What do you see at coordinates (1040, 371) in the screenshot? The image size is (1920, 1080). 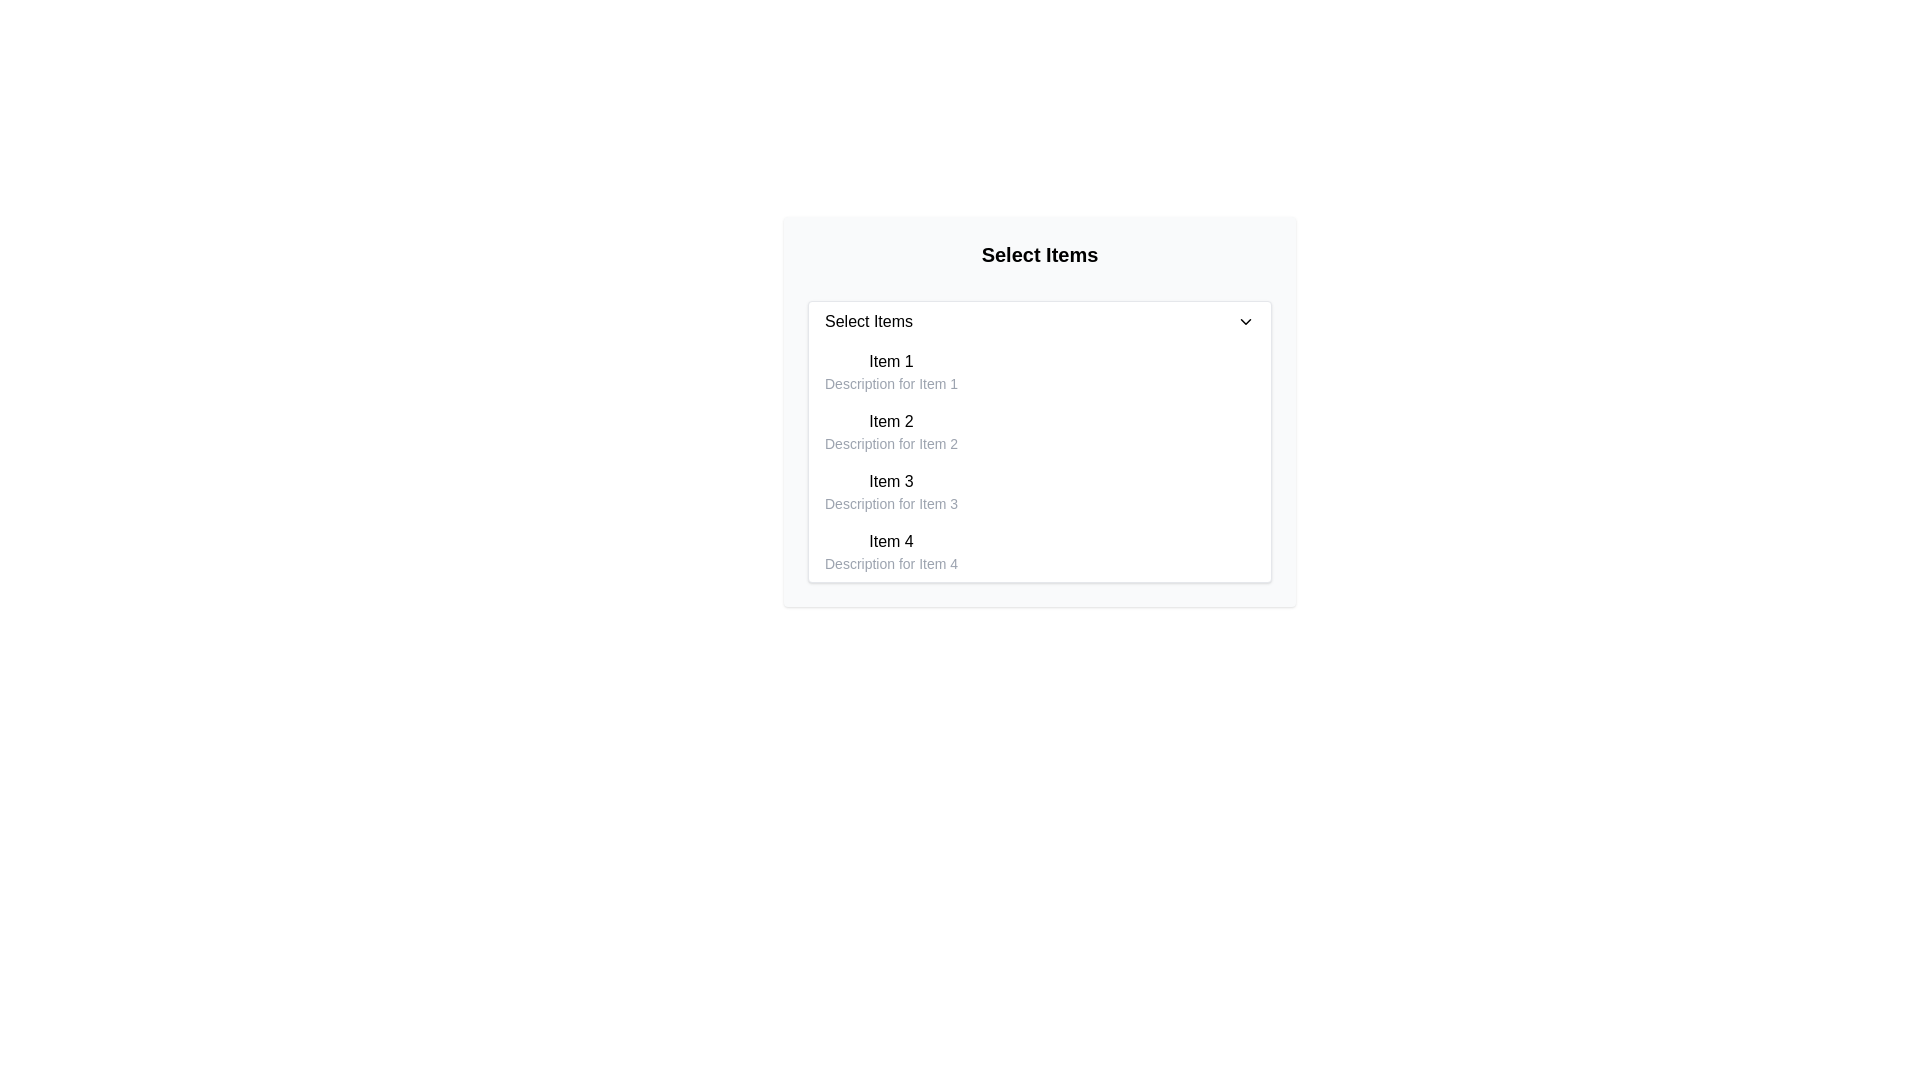 I see `the first item in the dropdown menu` at bounding box center [1040, 371].